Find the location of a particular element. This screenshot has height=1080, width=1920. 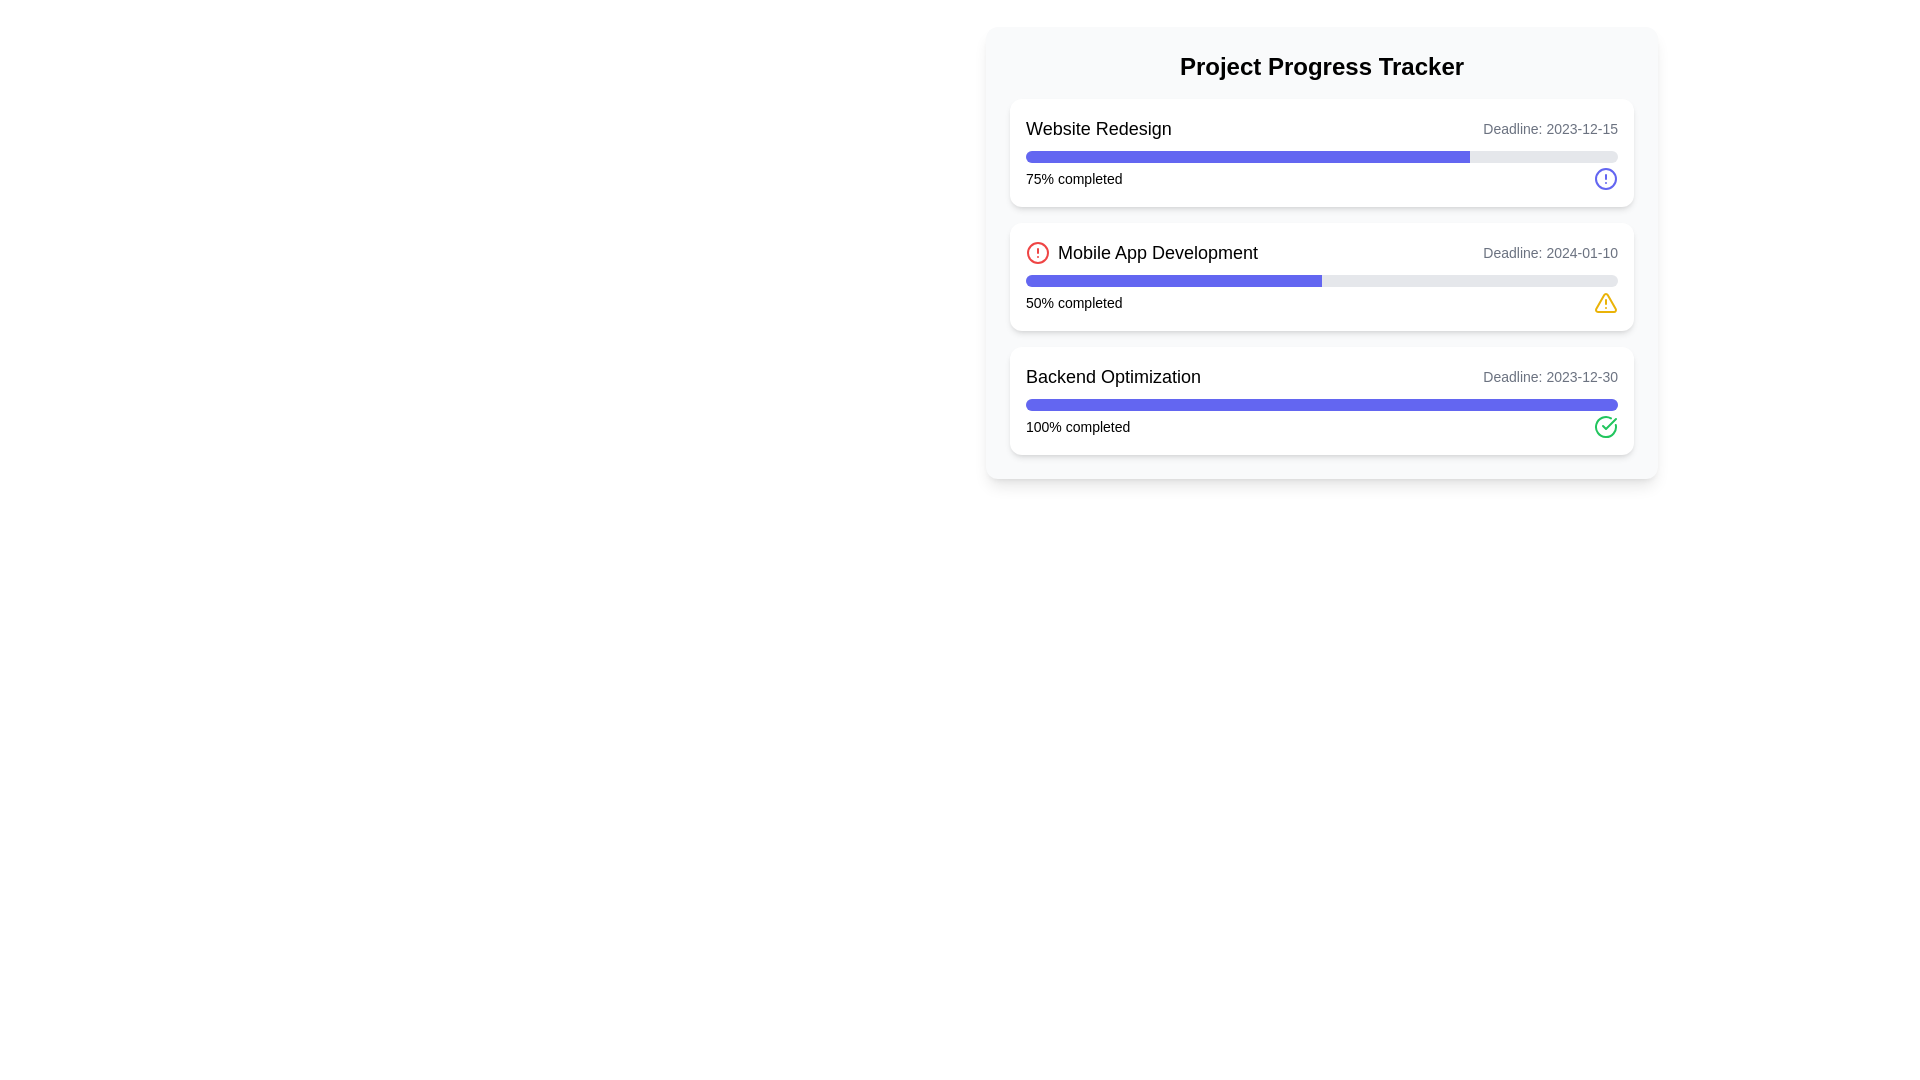

the central bold text 'Mobile App Development' within the text block that contains a red warning icon and a gray deadline text is located at coordinates (1321, 252).